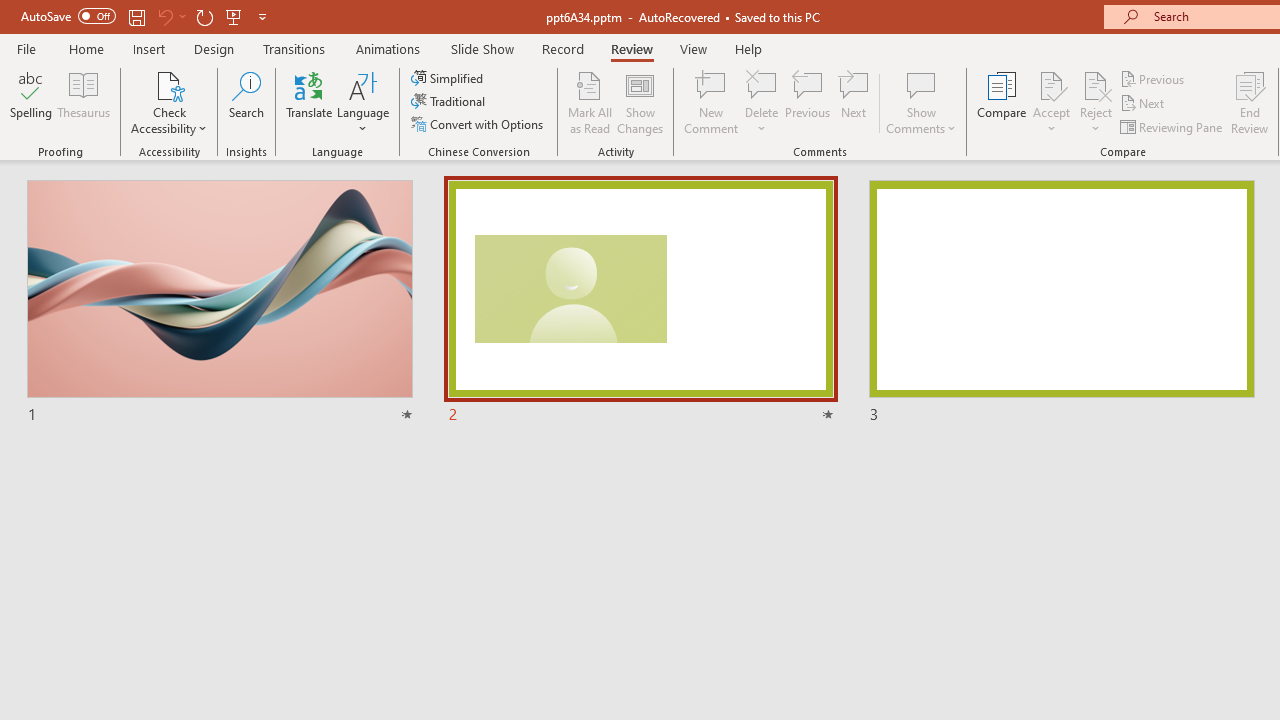 The width and height of the screenshot is (1280, 720). Describe the element at coordinates (640, 103) in the screenshot. I see `'Show Changes'` at that location.